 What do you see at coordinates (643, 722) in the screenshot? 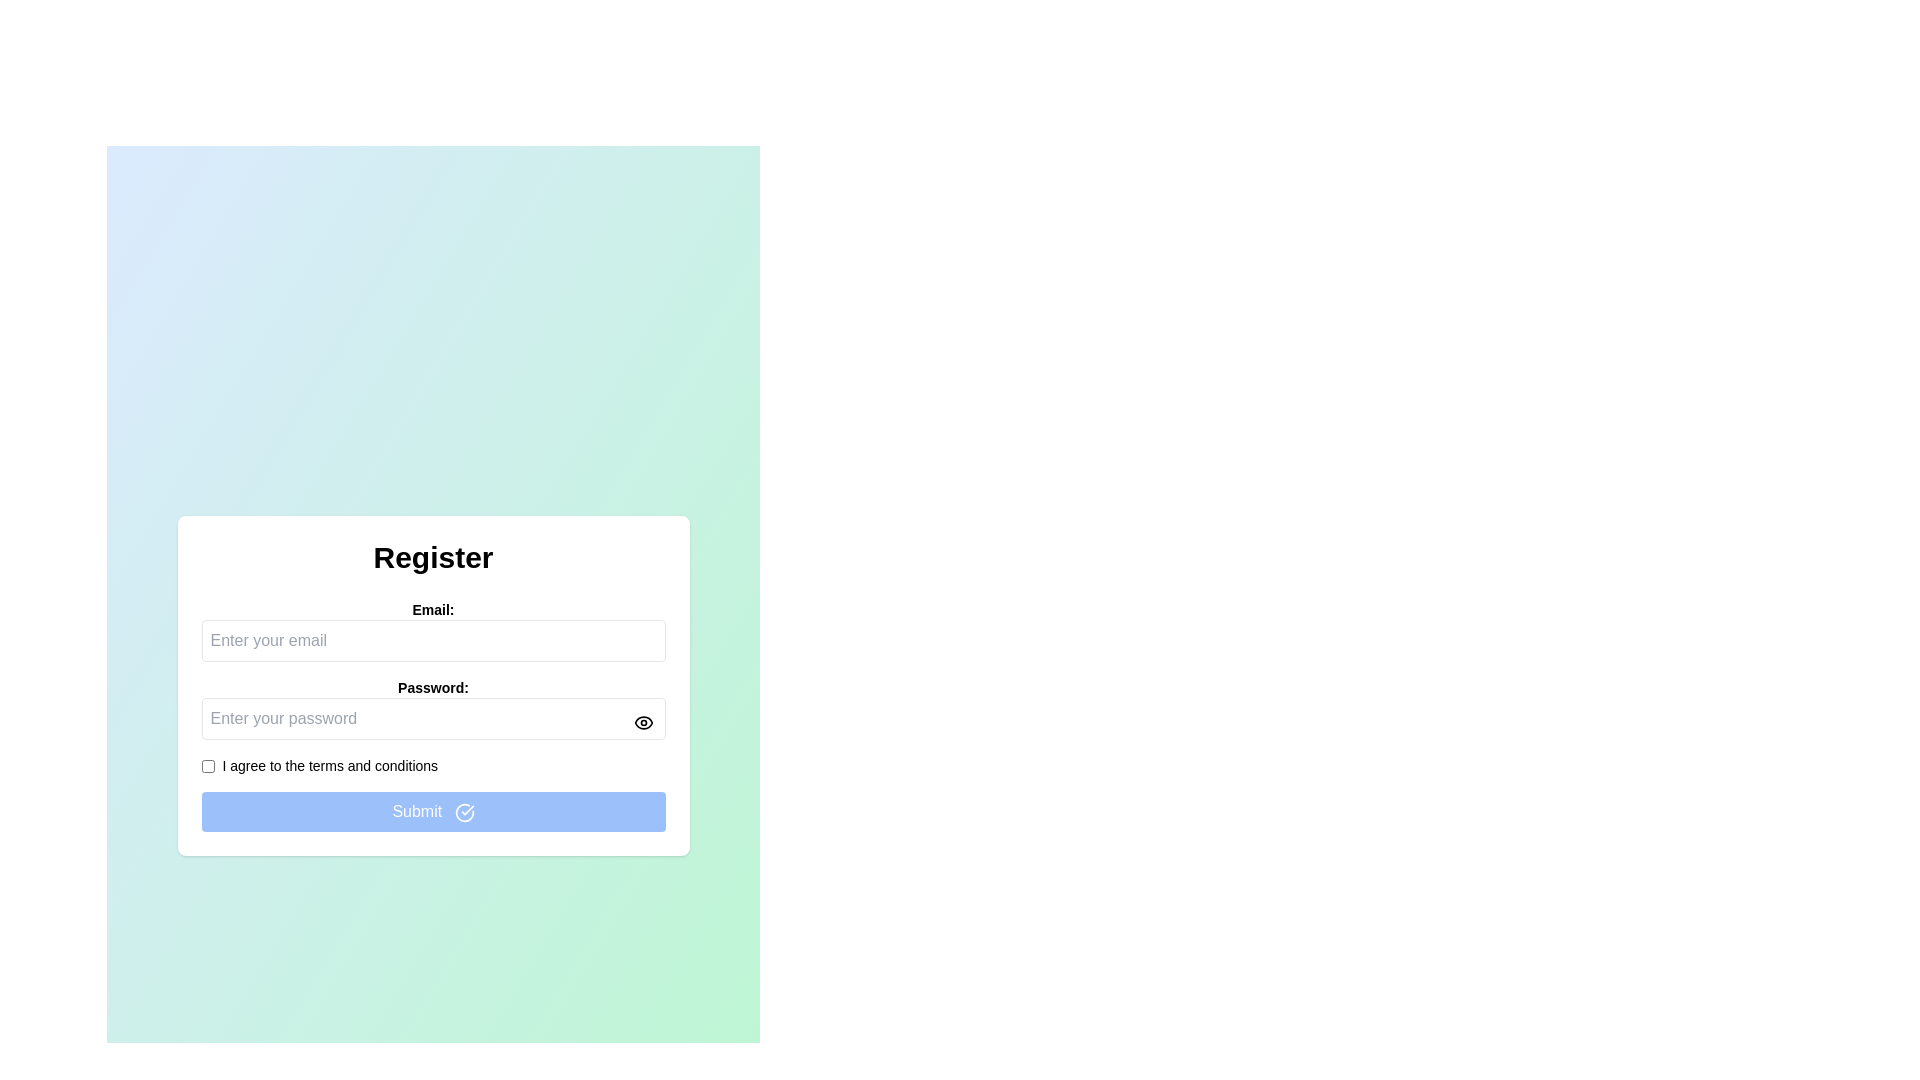
I see `the password visibility toggle button located to the right of the password input field` at bounding box center [643, 722].